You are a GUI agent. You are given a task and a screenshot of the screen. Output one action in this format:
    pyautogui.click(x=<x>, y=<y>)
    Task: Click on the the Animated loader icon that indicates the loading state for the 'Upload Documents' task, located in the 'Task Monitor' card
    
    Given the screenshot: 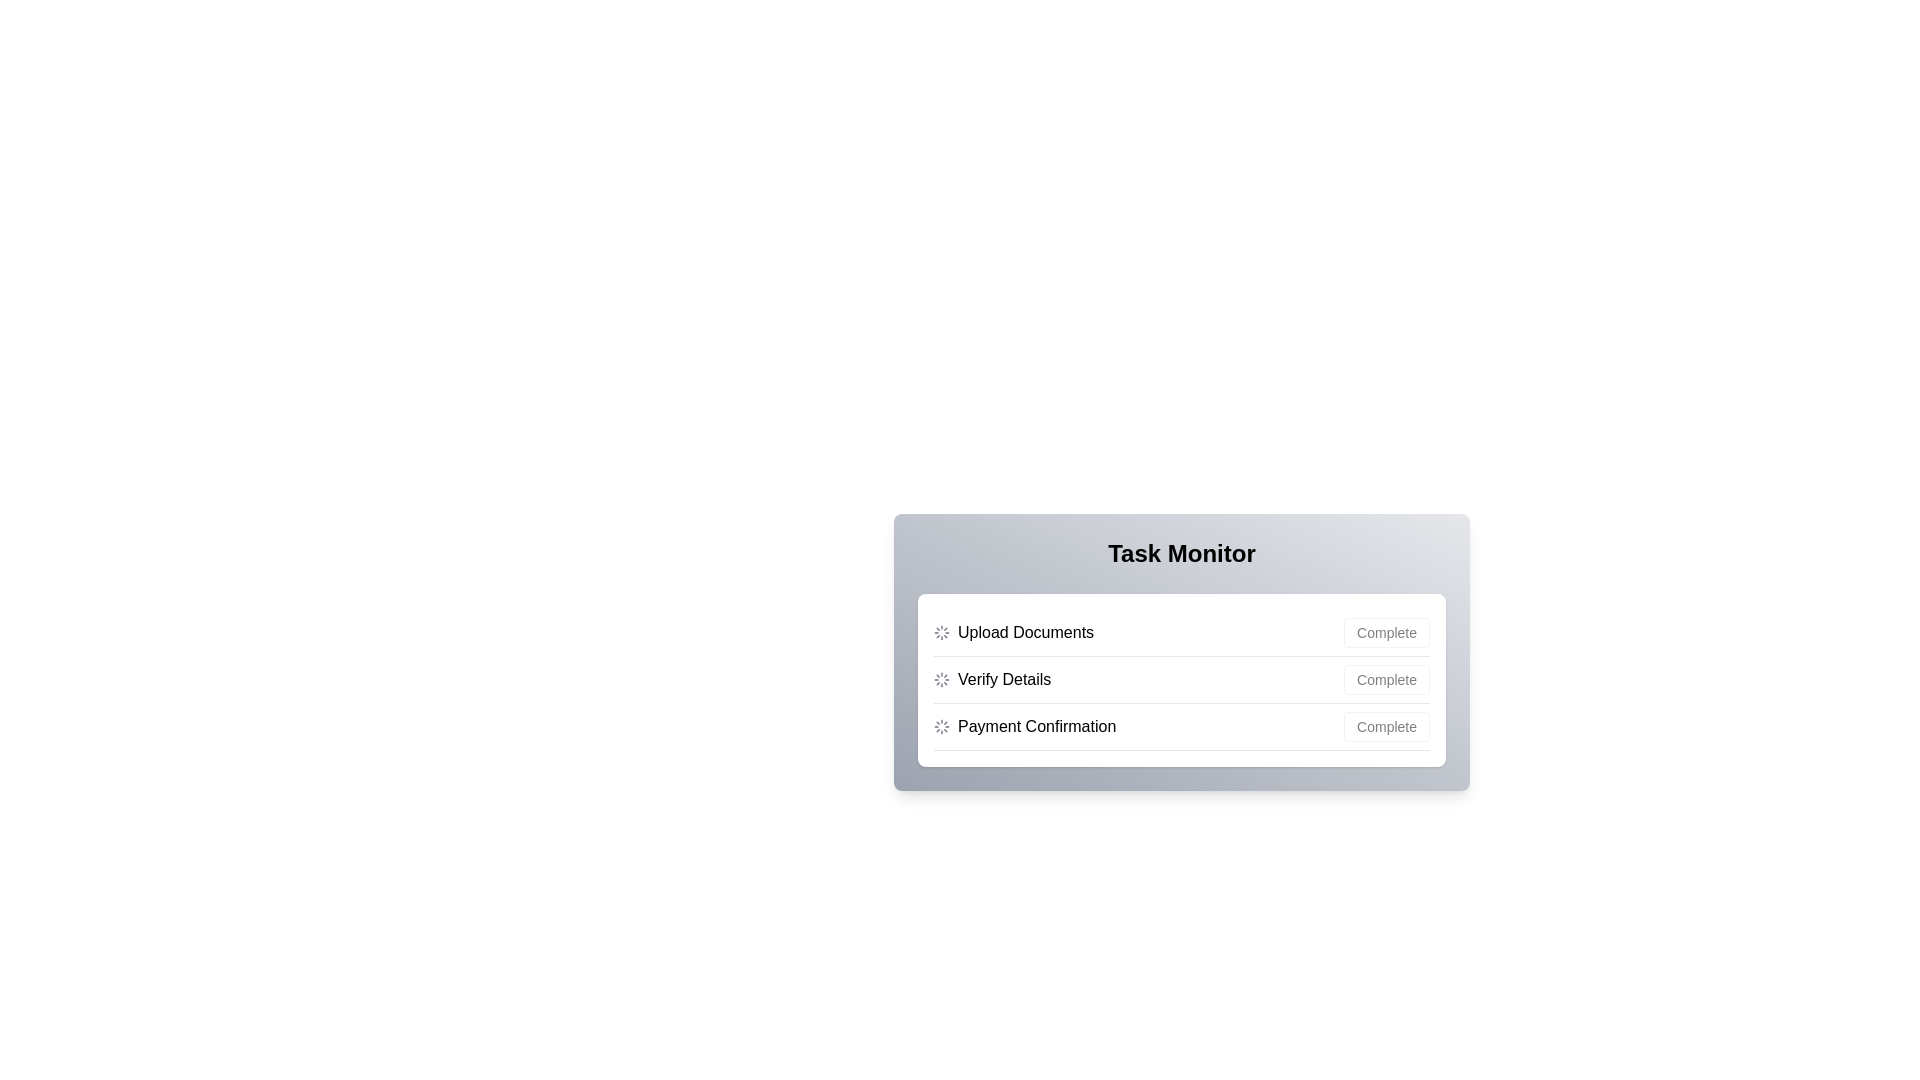 What is the action you would take?
    pyautogui.click(x=940, y=632)
    